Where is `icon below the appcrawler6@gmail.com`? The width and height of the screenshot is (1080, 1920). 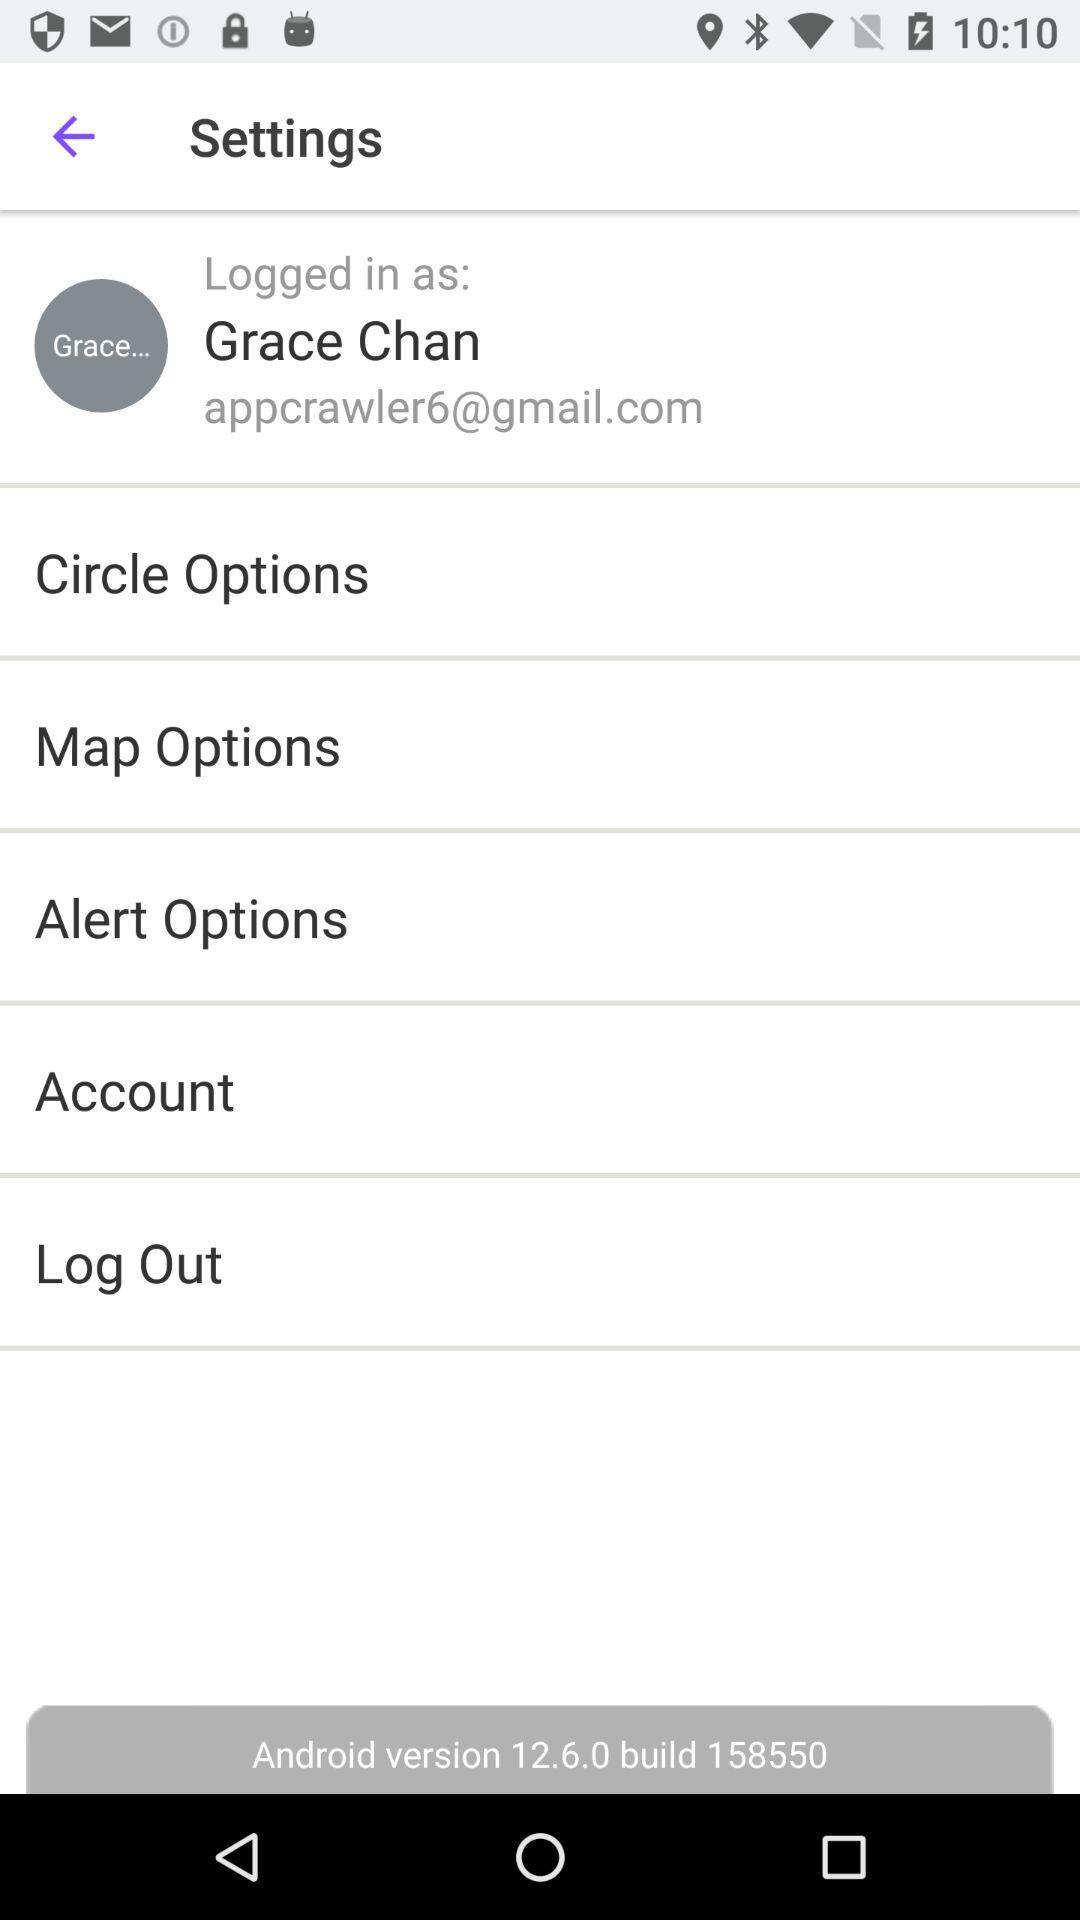
icon below the appcrawler6@gmail.com is located at coordinates (202, 570).